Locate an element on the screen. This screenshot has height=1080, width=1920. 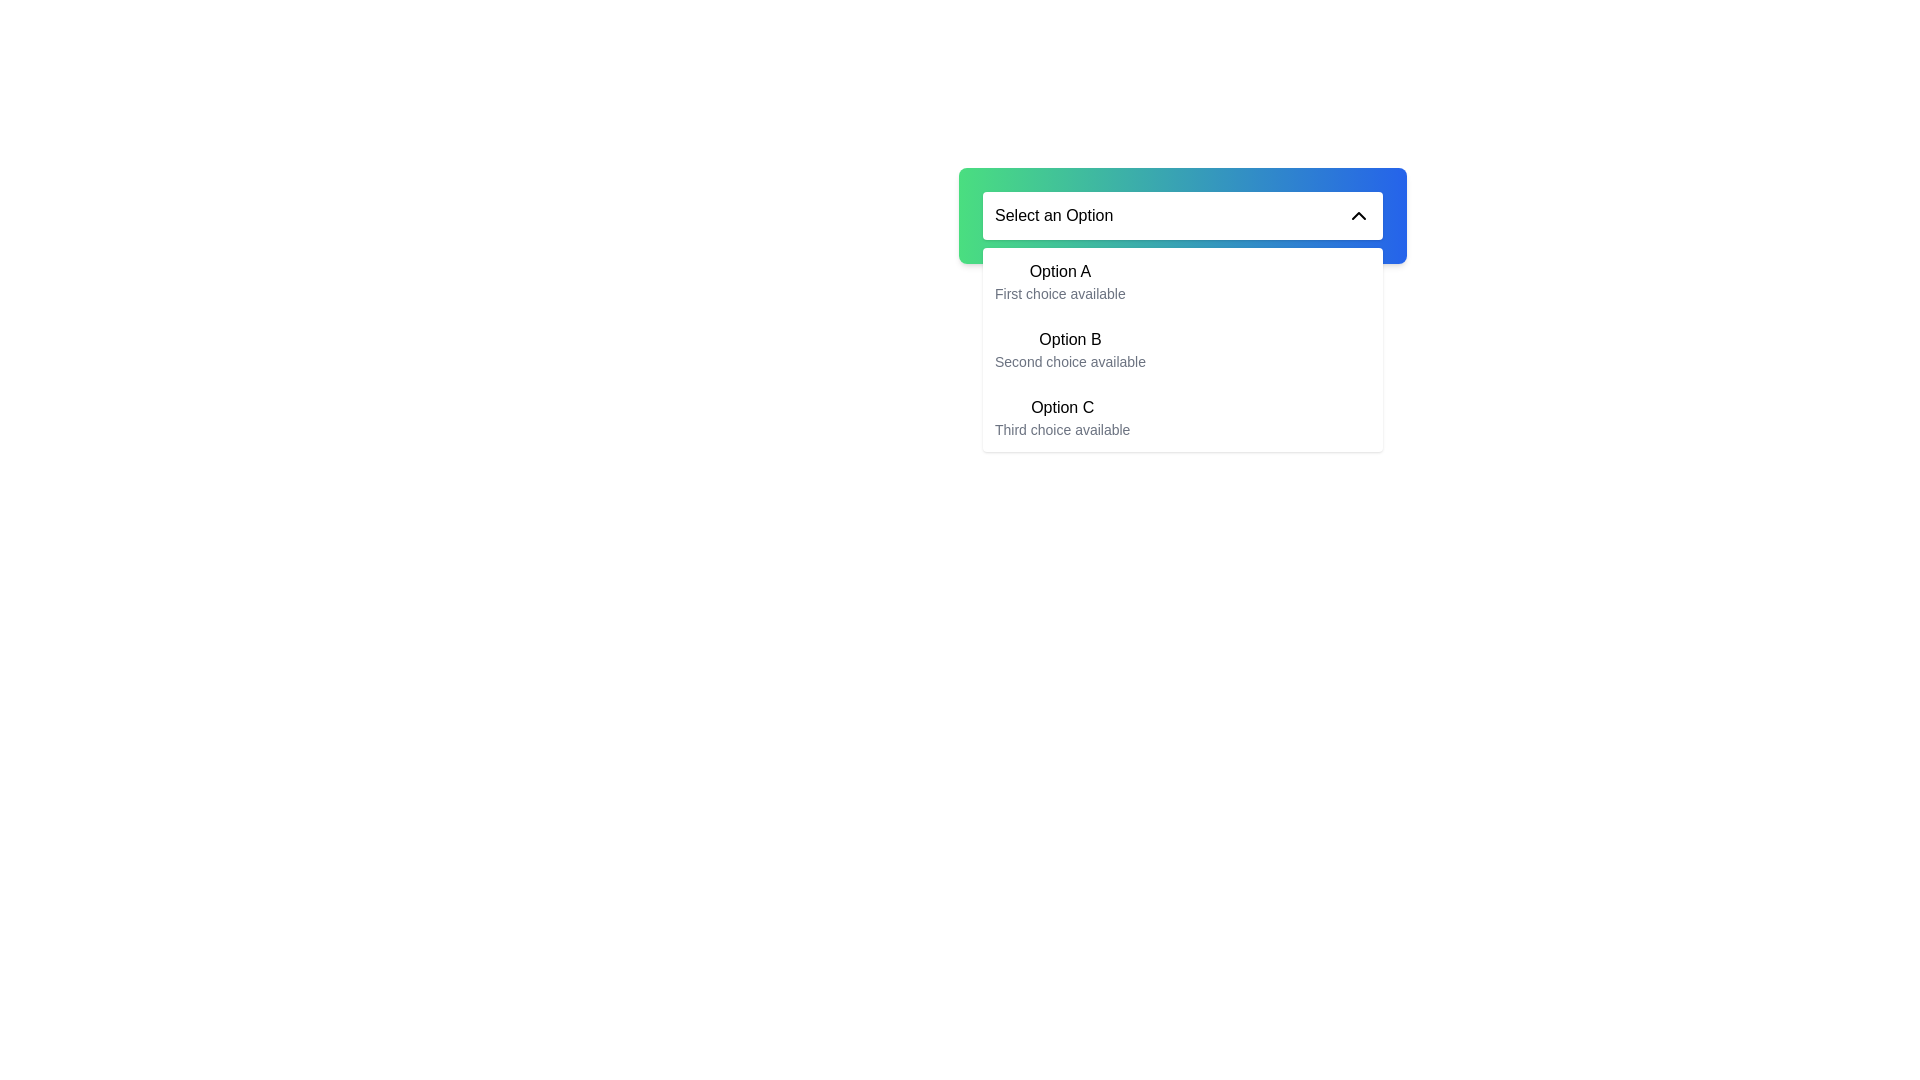
the first choice in the dropdown menu is located at coordinates (1059, 281).